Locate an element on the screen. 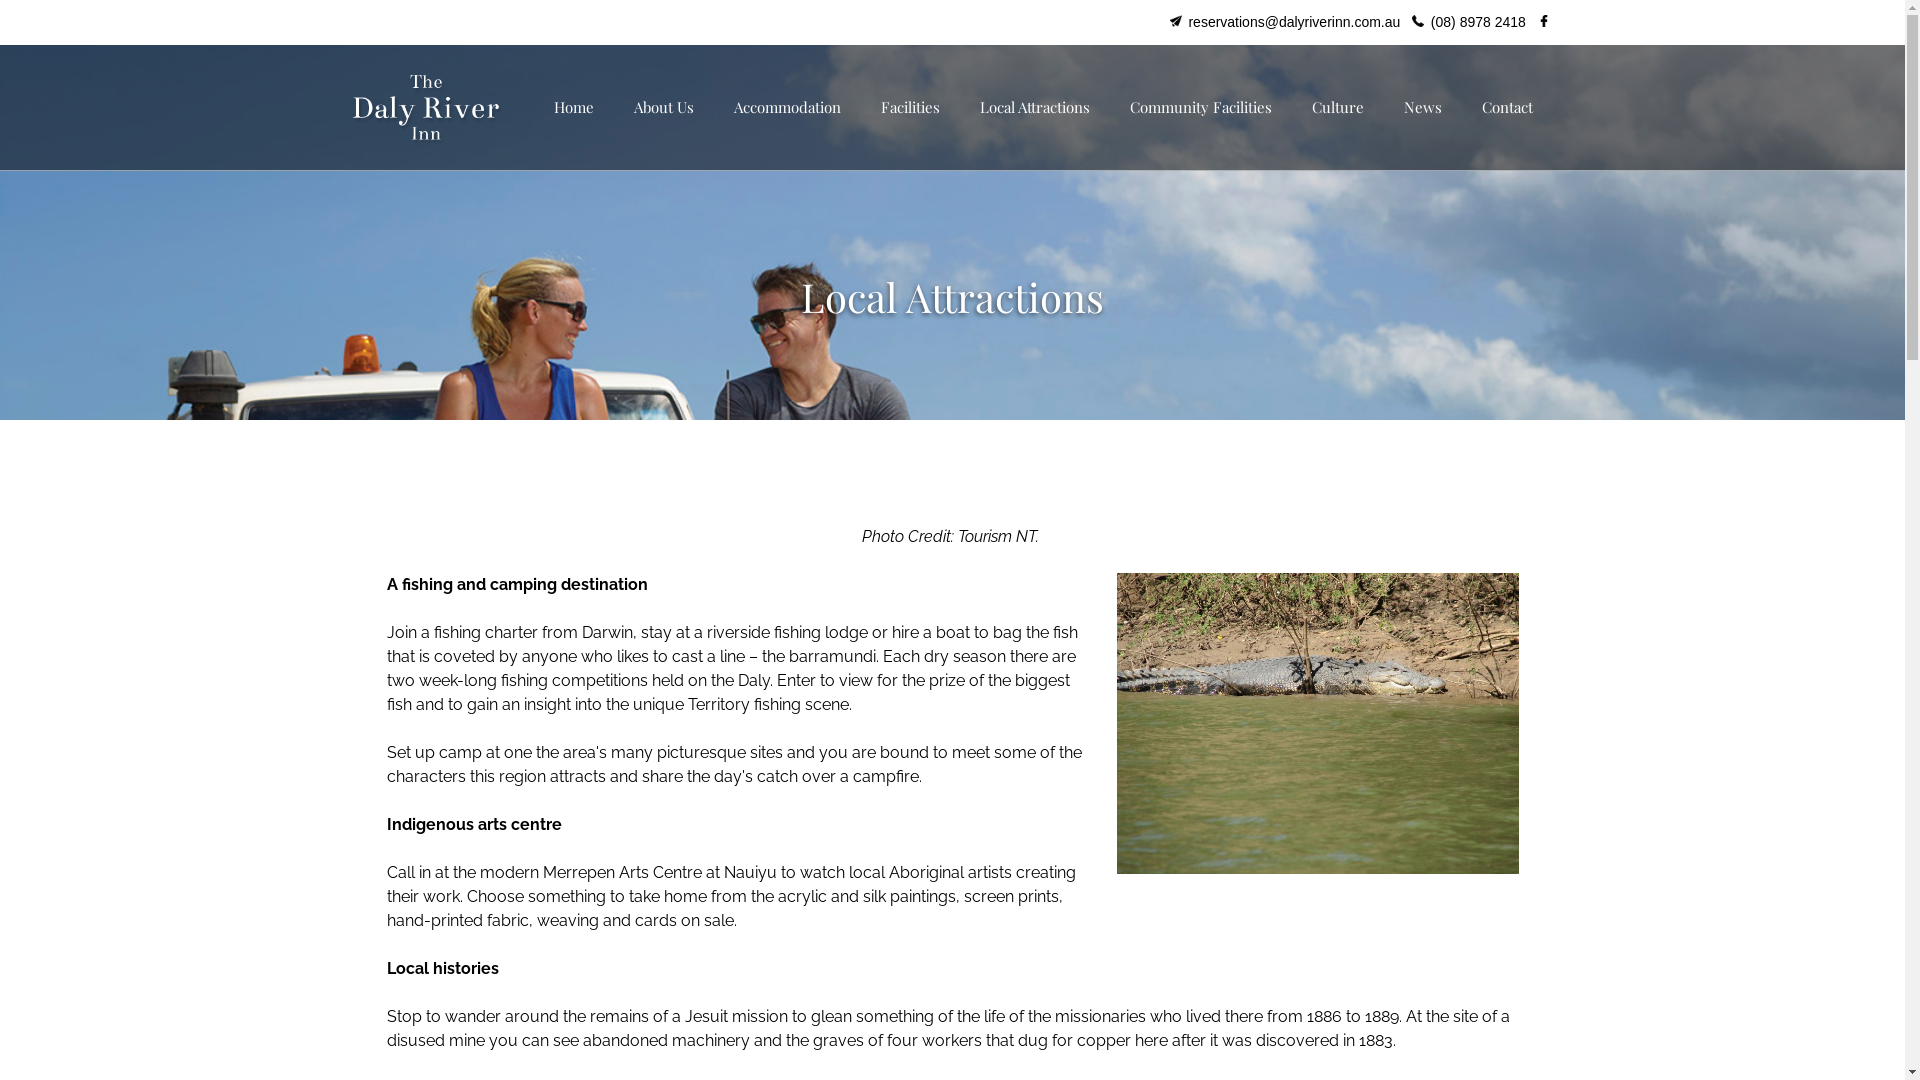 This screenshot has width=1920, height=1080. 'Facilities' is located at coordinates (908, 107).